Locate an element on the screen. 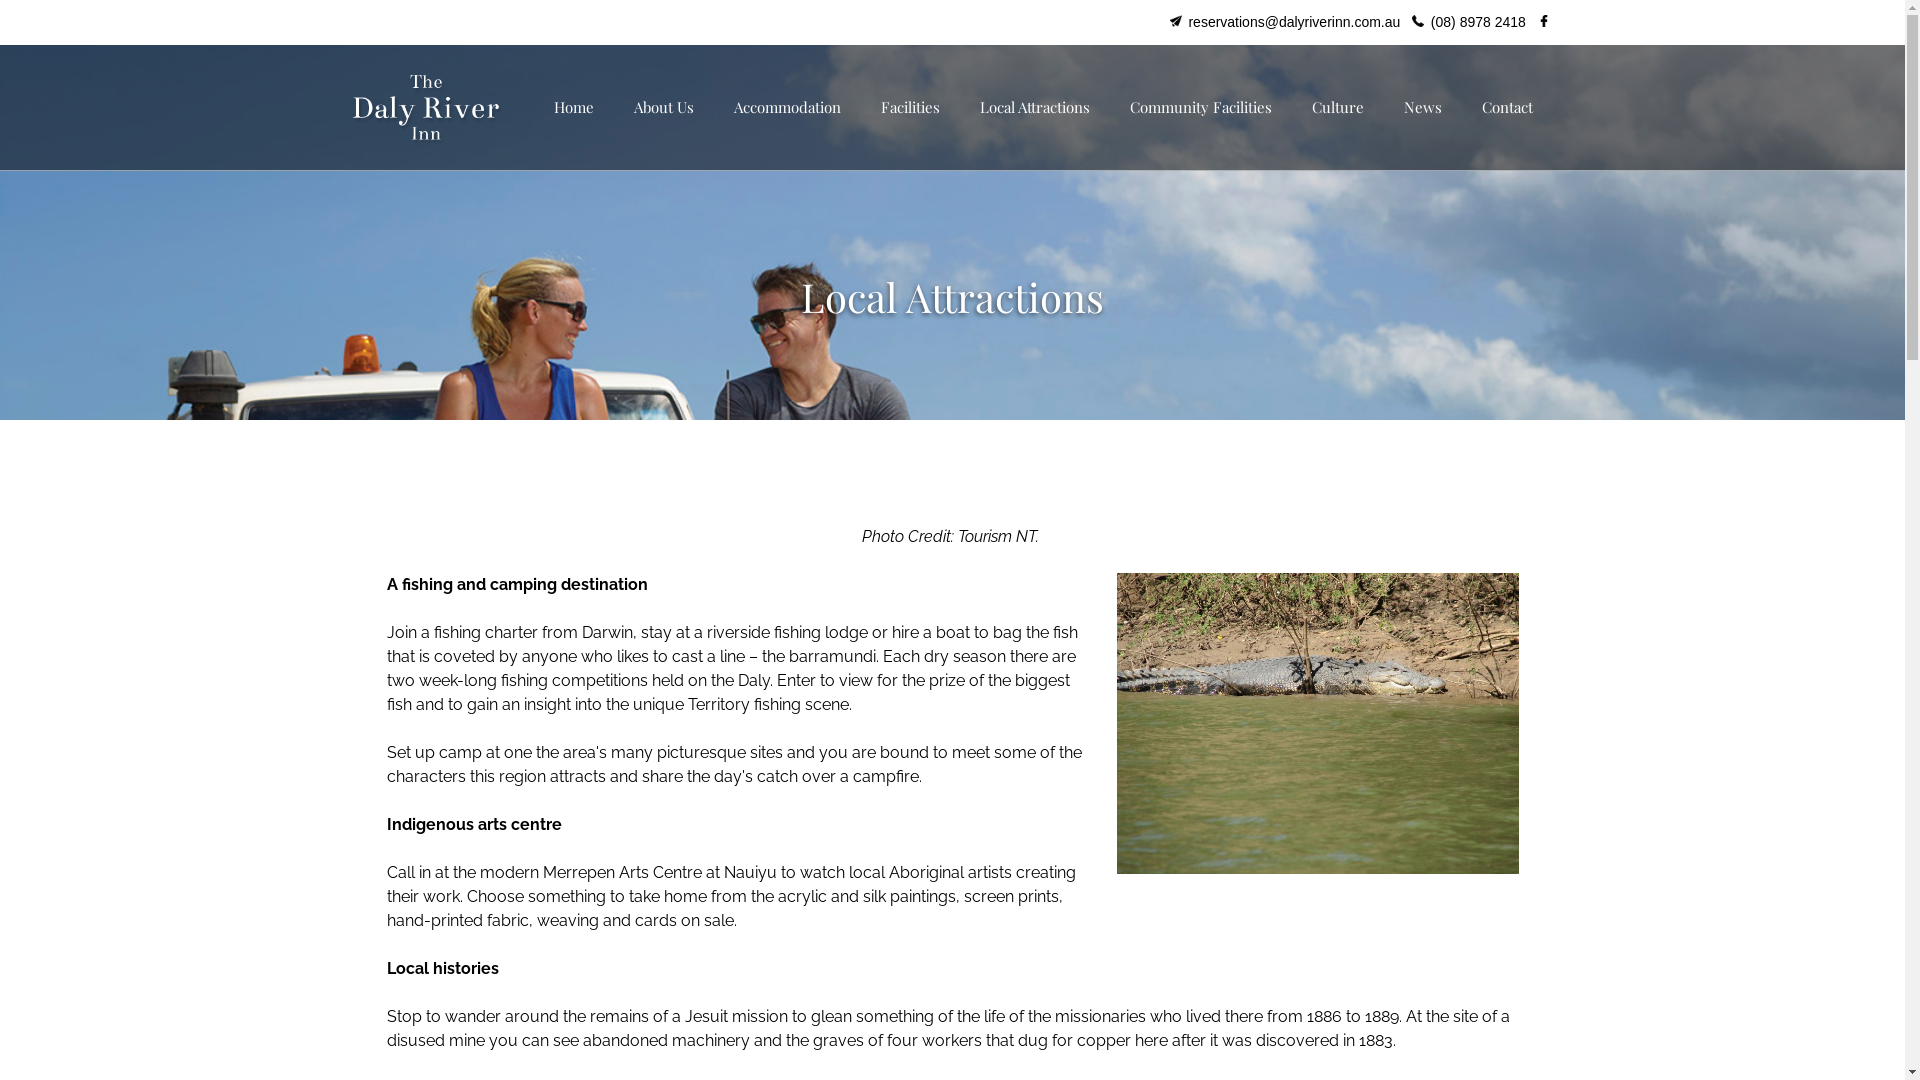 This screenshot has width=1920, height=1080. 'Facilities' is located at coordinates (908, 107).